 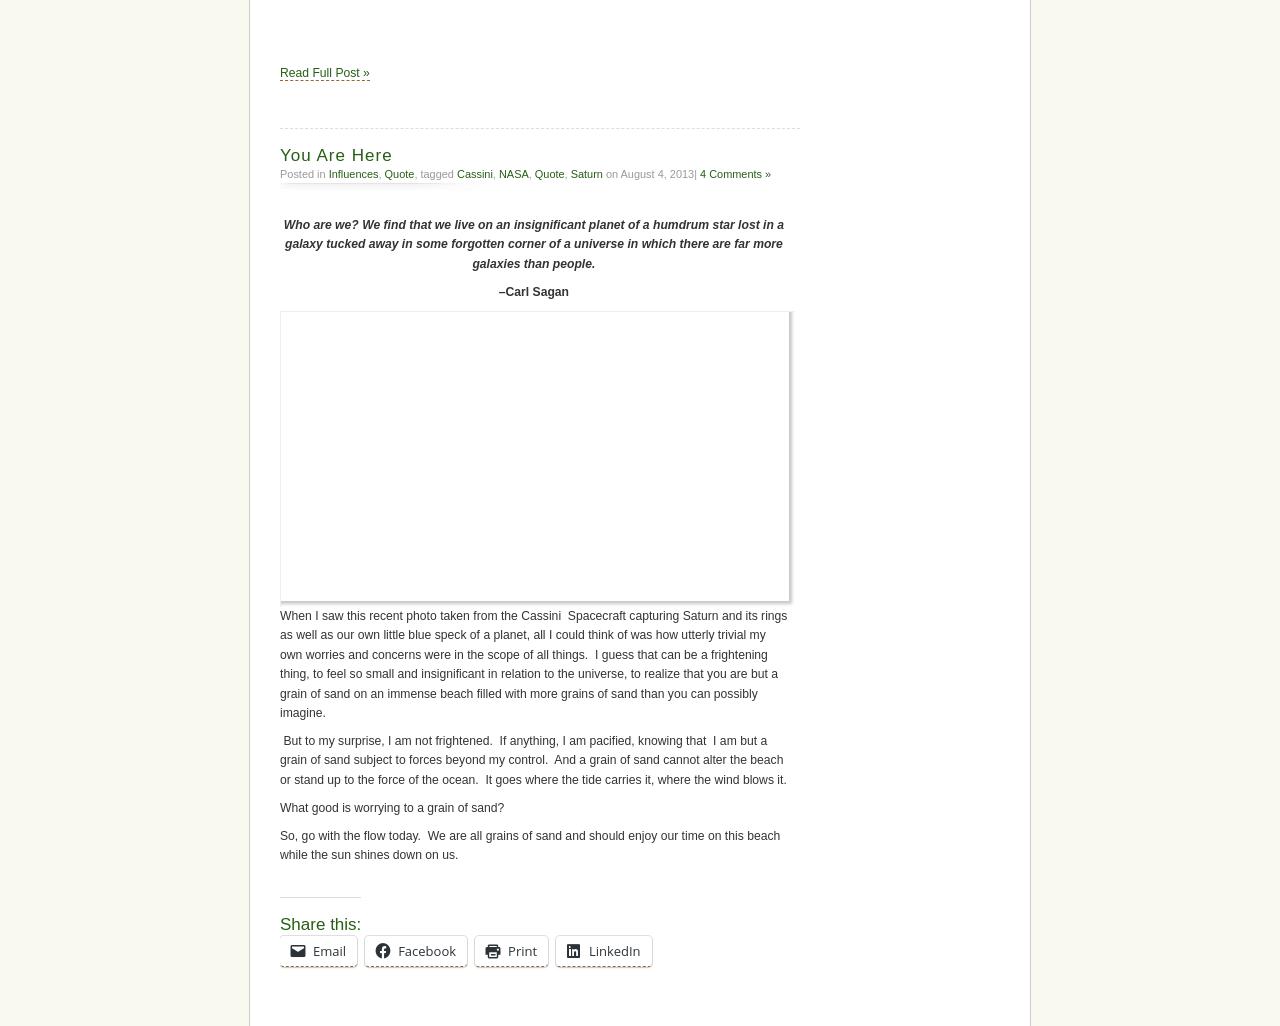 I want to click on 'Share this:', so click(x=279, y=924).